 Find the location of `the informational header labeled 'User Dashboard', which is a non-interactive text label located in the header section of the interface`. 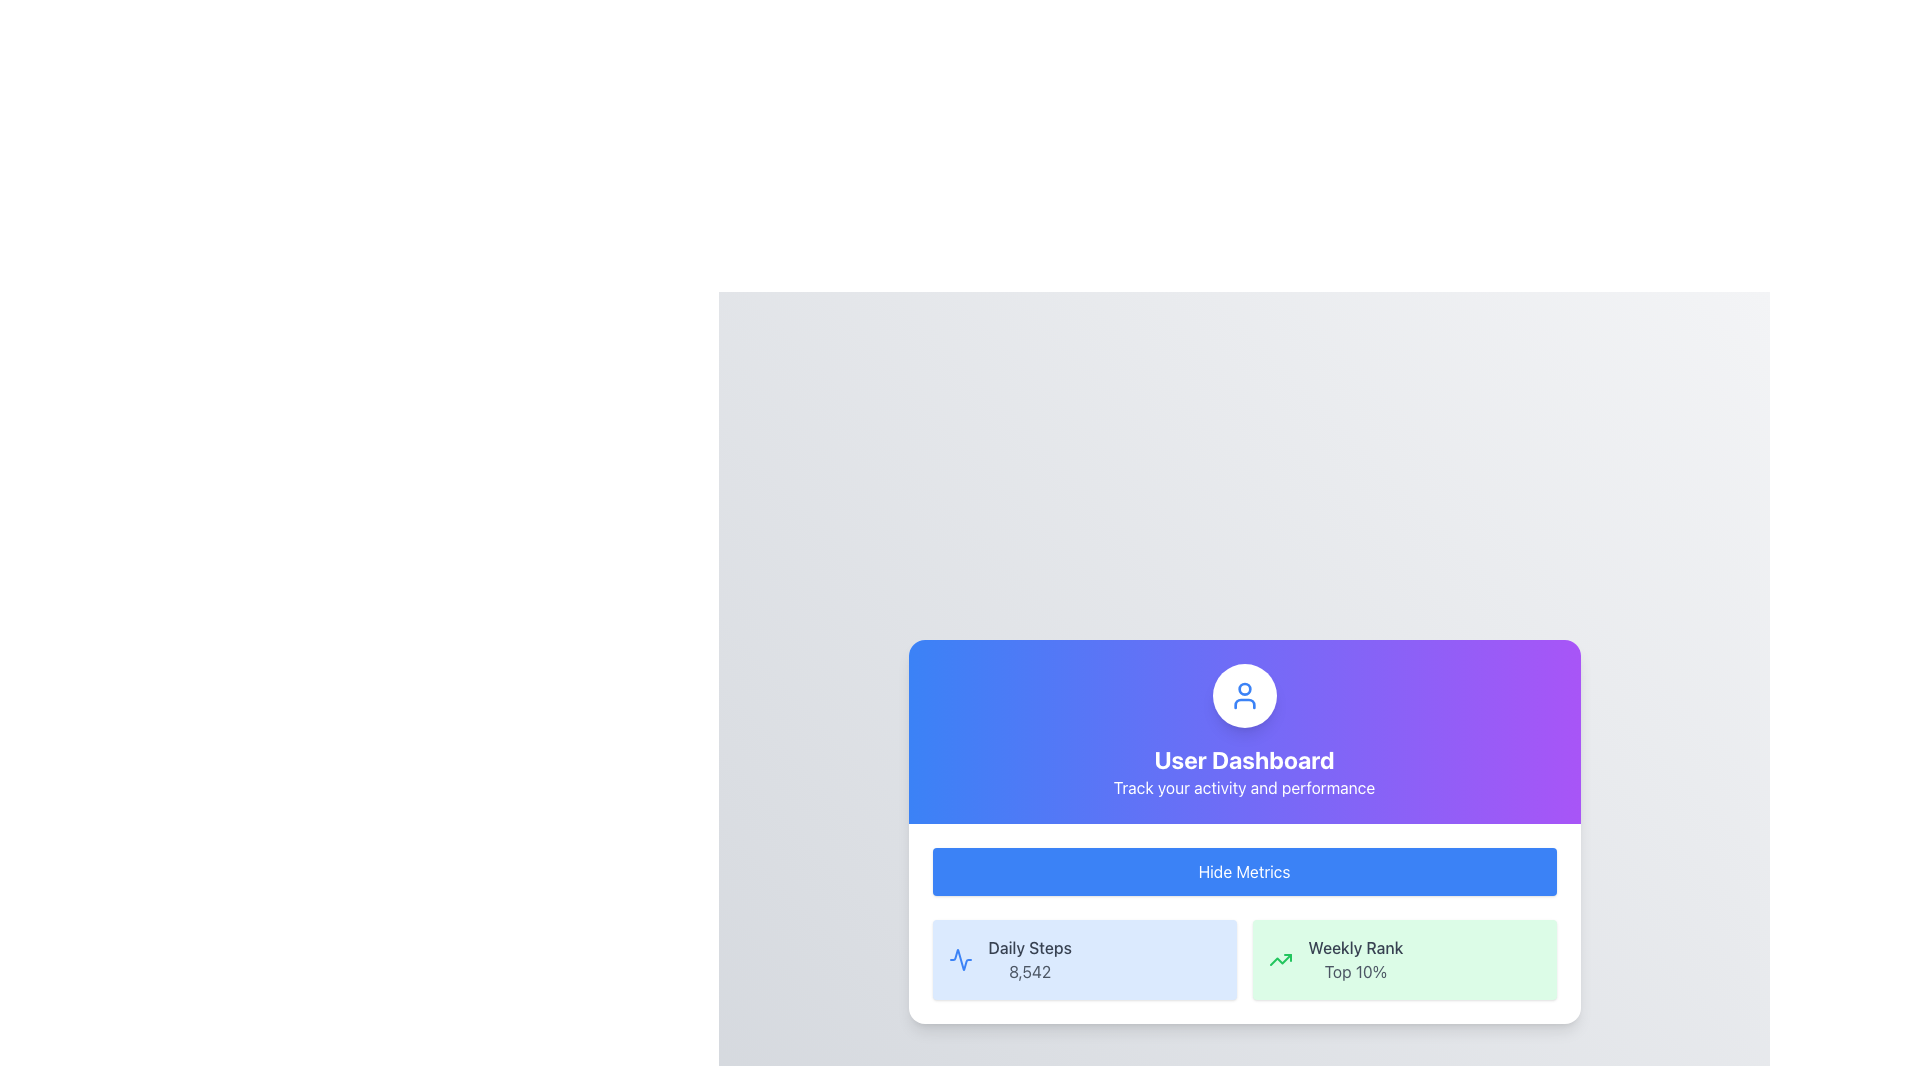

the informational header labeled 'User Dashboard', which is a non-interactive text label located in the header section of the interface is located at coordinates (1243, 759).